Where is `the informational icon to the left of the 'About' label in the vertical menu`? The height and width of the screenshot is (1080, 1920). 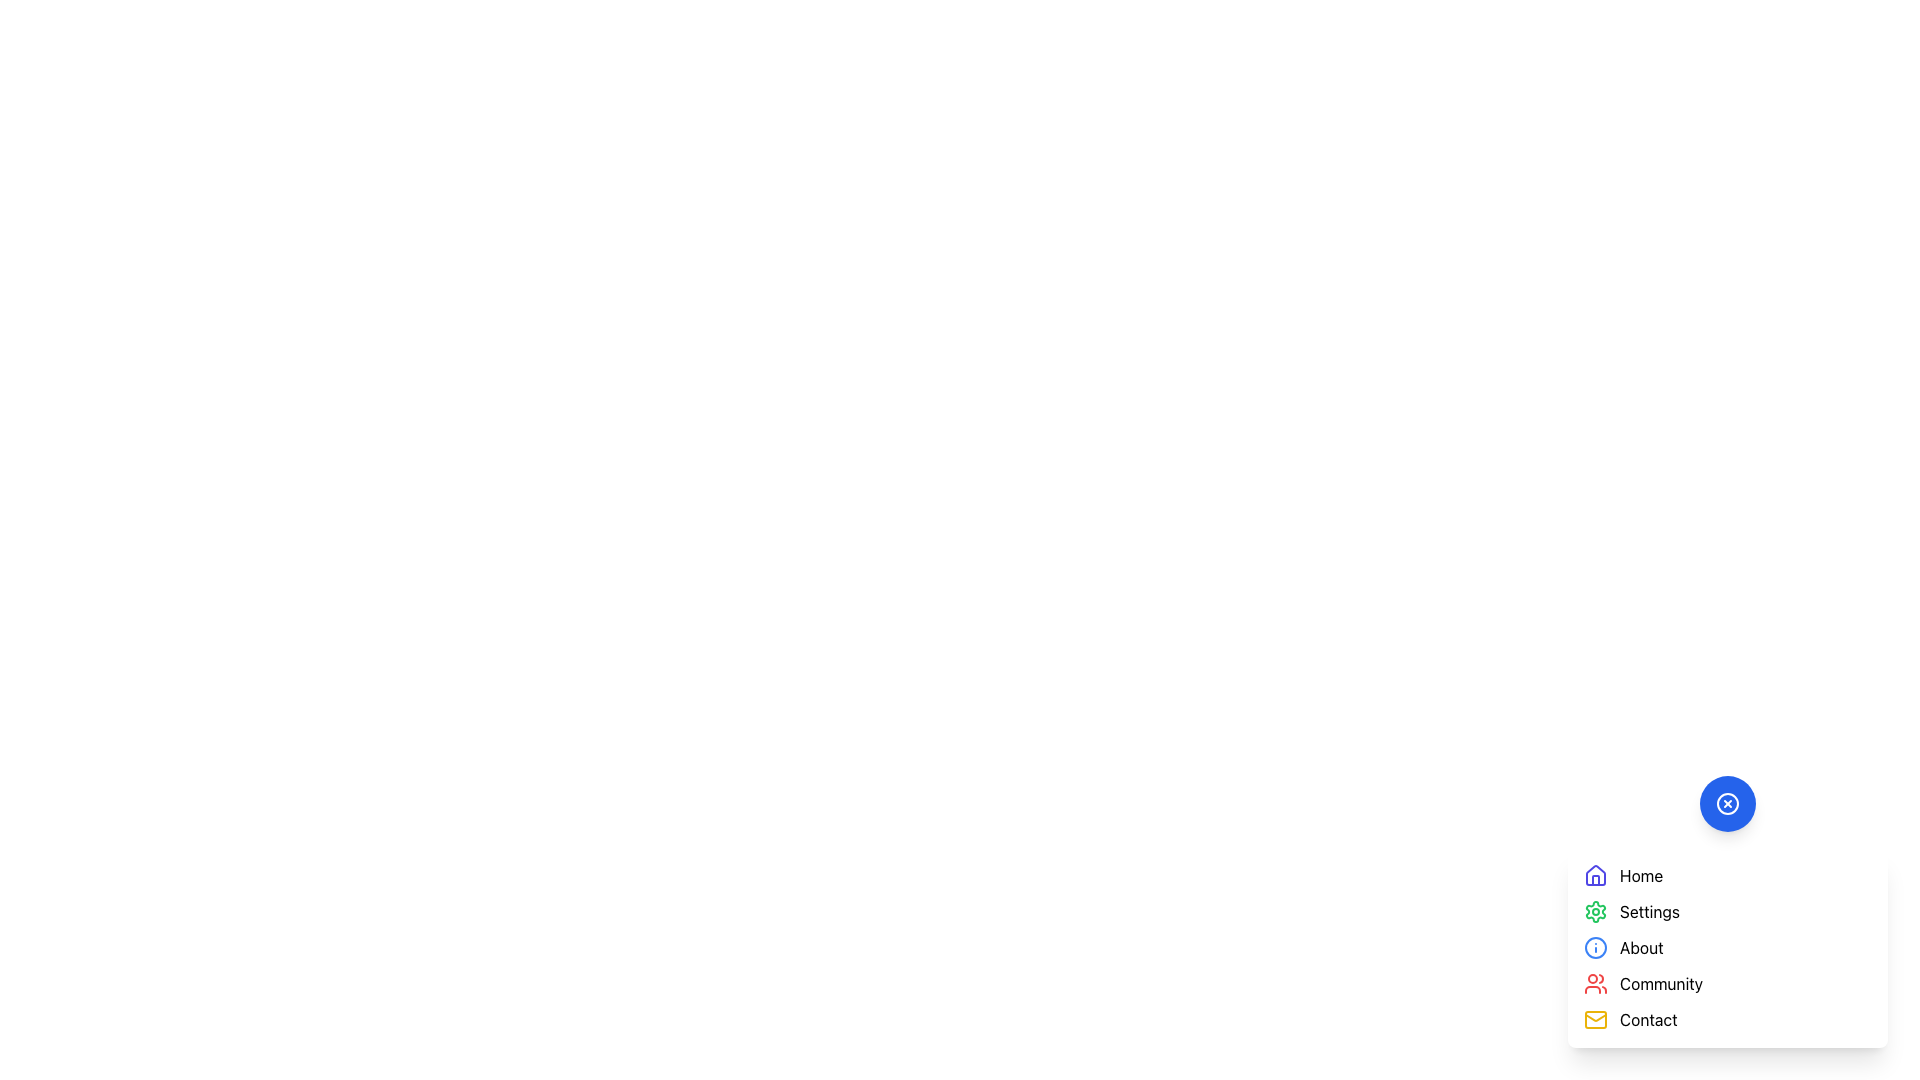
the informational icon to the left of the 'About' label in the vertical menu is located at coordinates (1595, 947).